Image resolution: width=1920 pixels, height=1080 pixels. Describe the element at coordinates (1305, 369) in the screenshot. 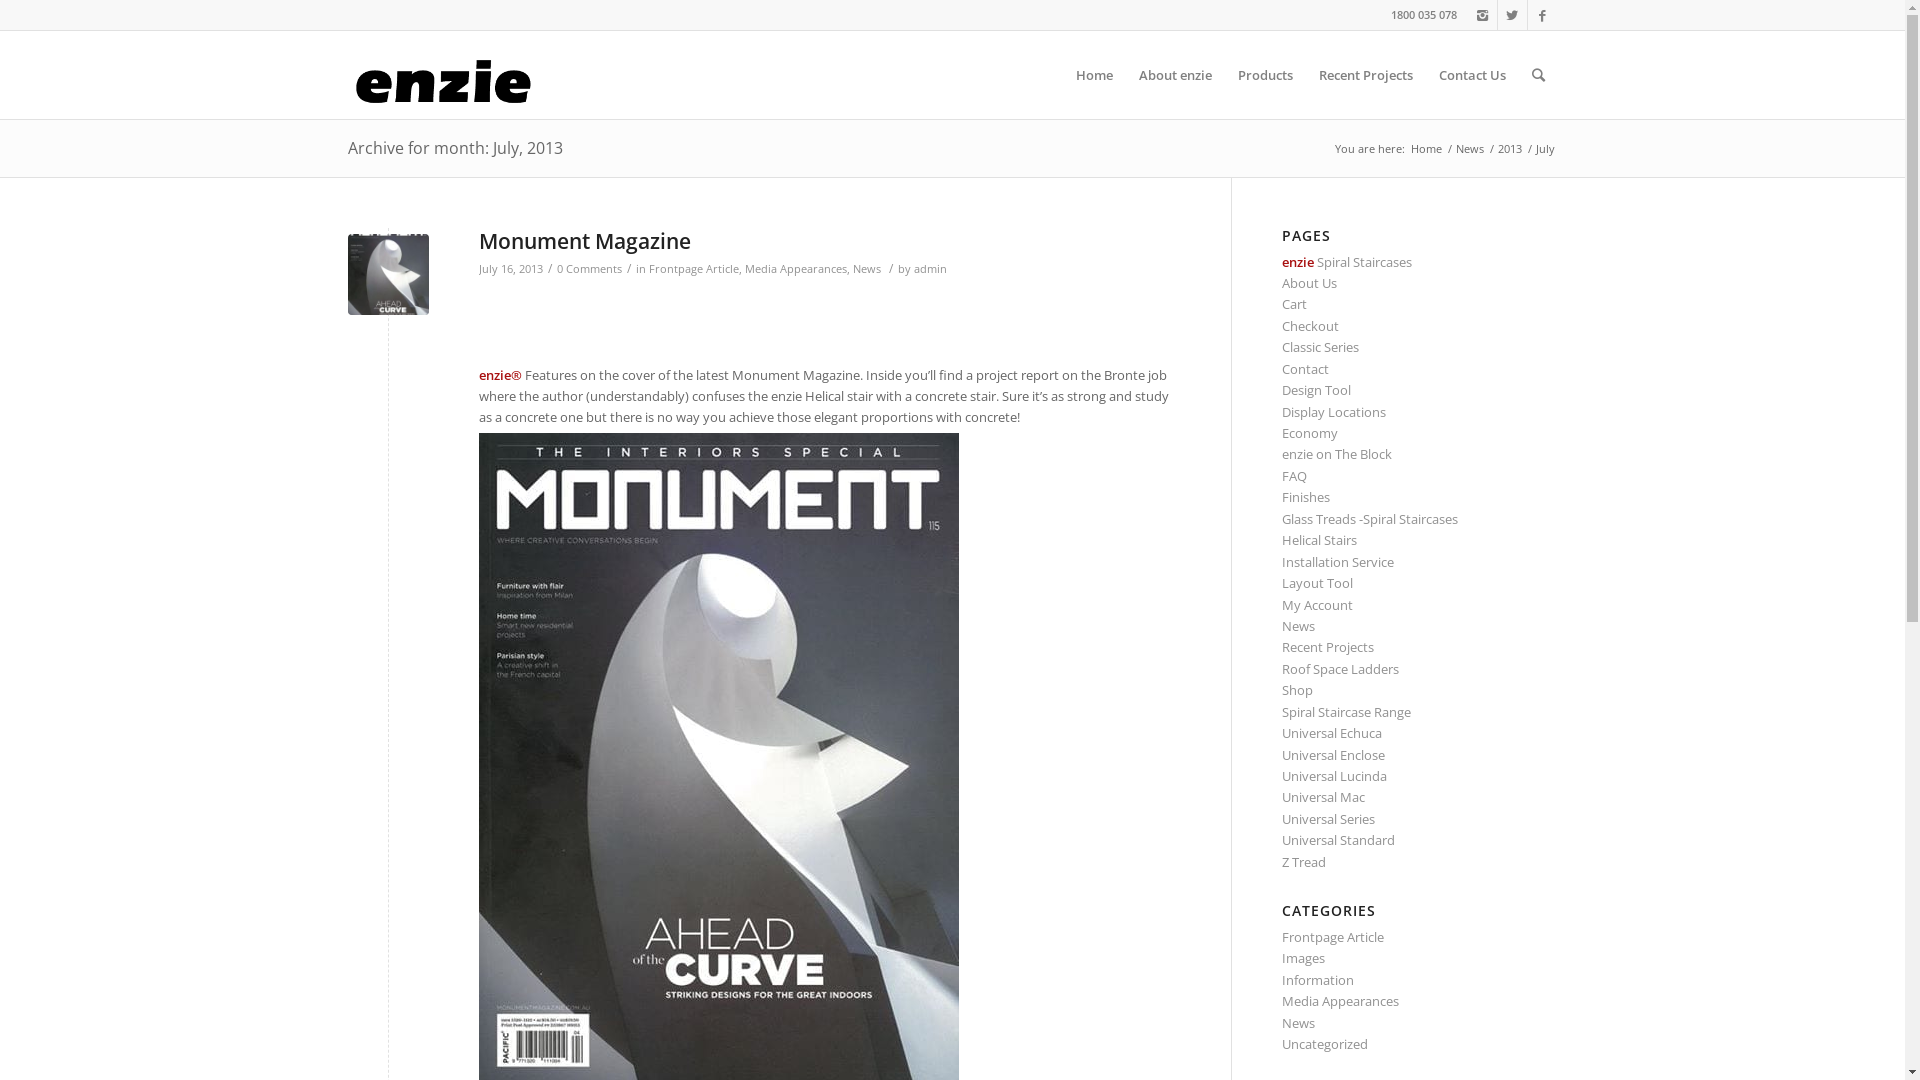

I see `'Contact'` at that location.